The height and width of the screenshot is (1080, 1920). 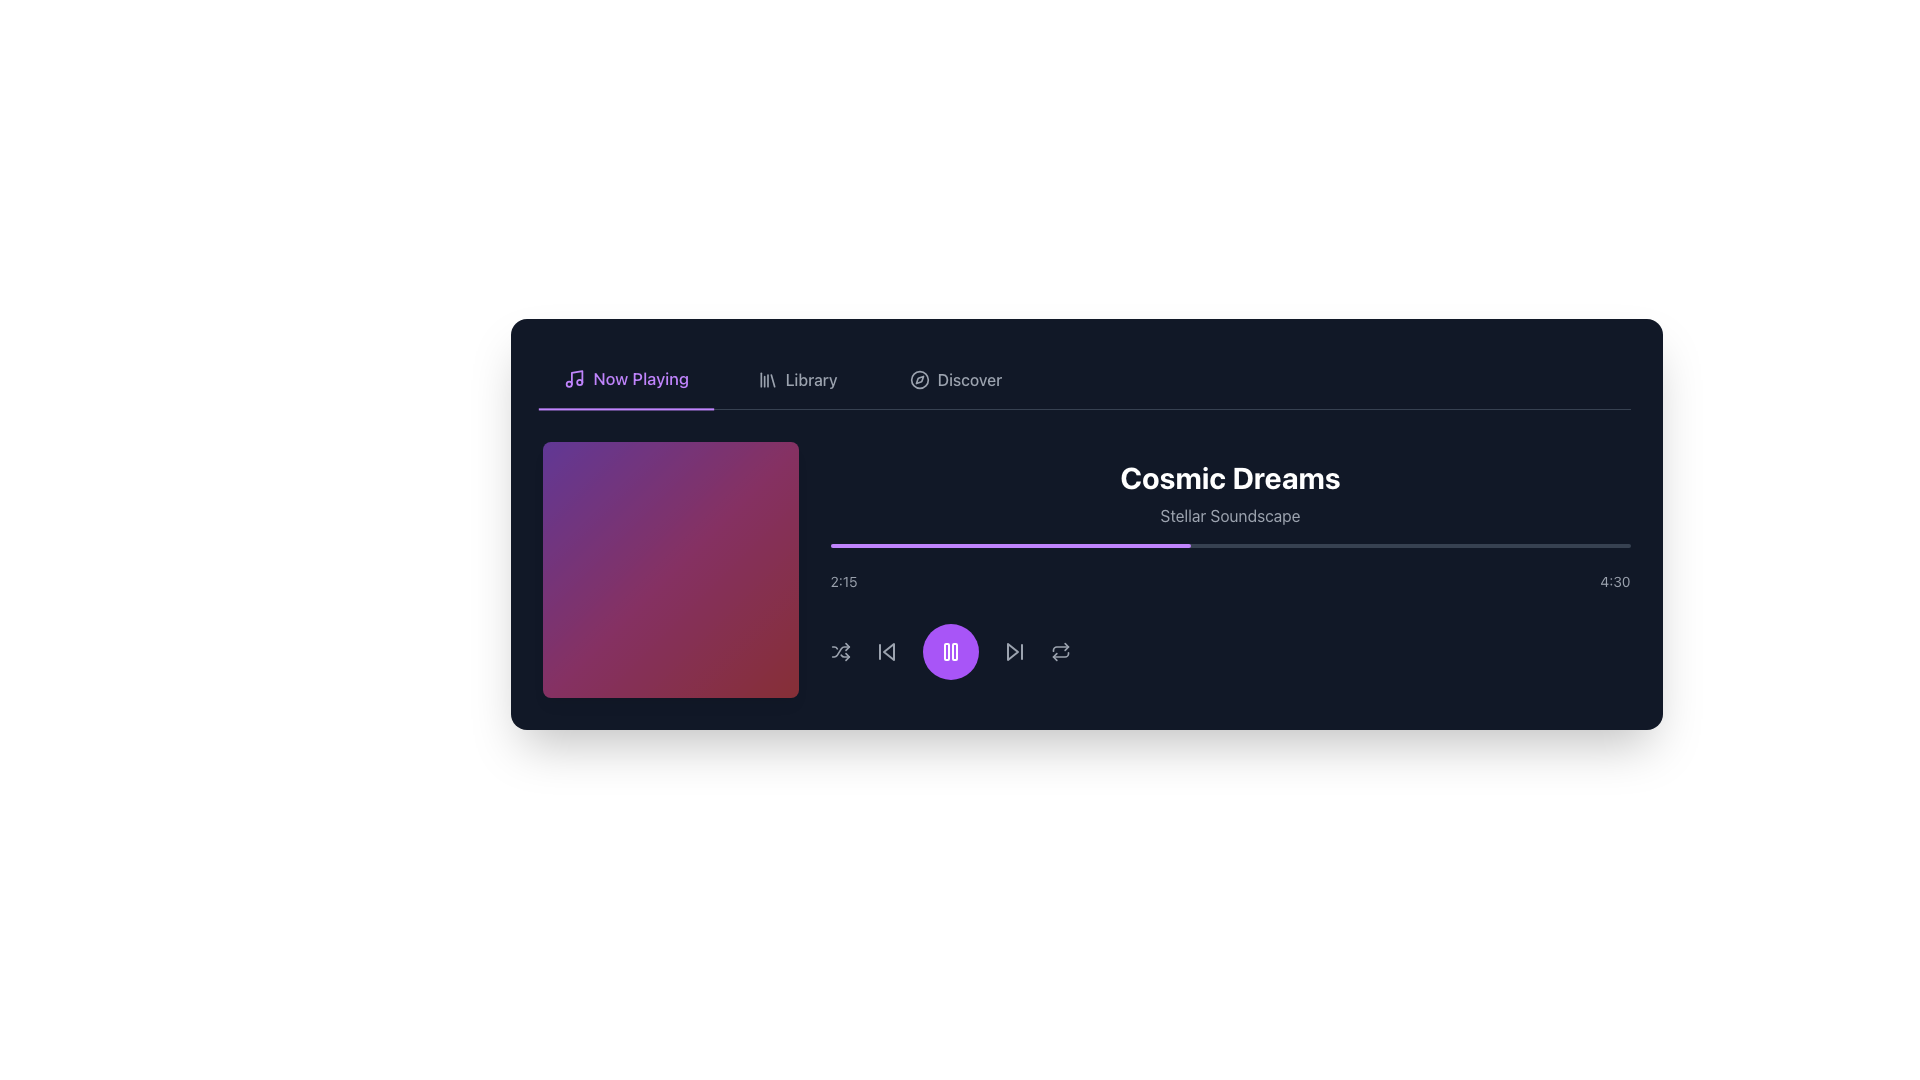 I want to click on the 'Now Playing' tab in the top-left section of the navigation bar, so click(x=625, y=380).